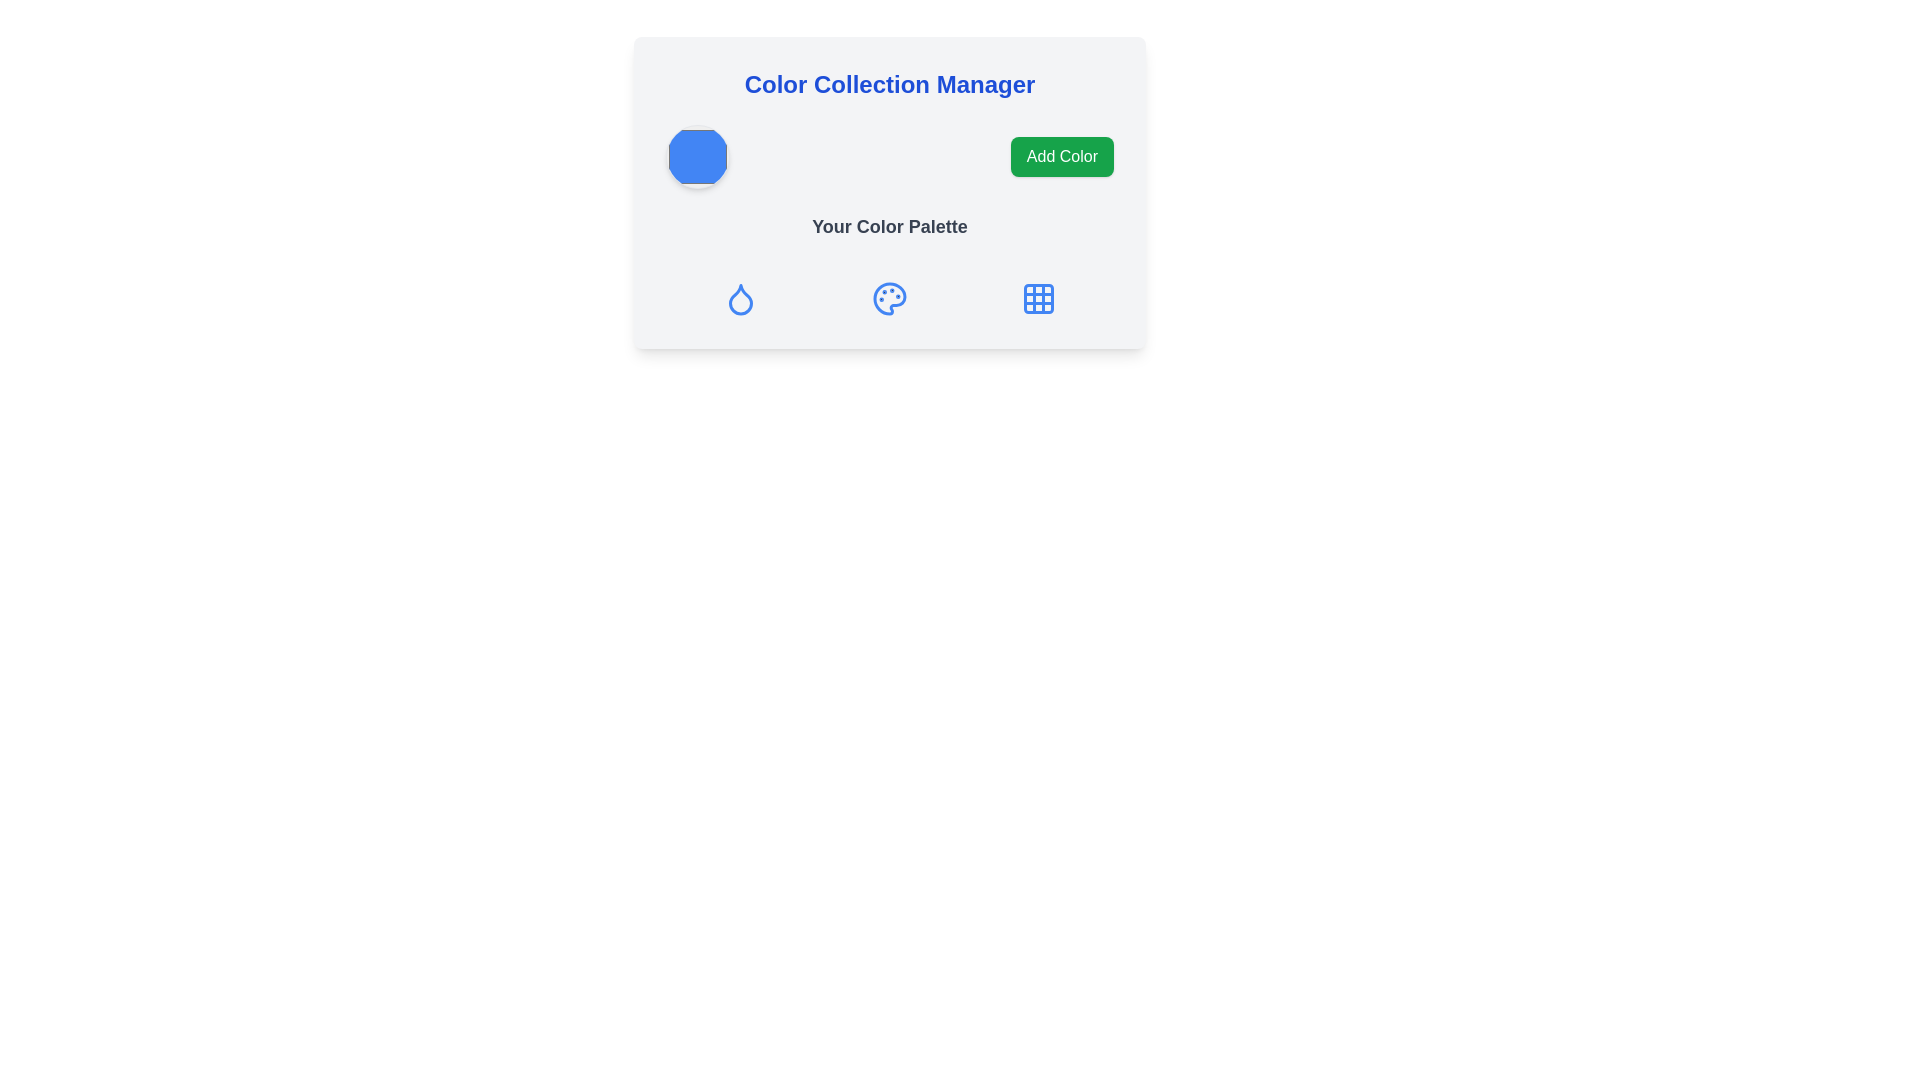  Describe the element at coordinates (739, 299) in the screenshot. I see `the first icon in the 'Your Color Palette' section, which symbolizes a droplet or water-related feature` at that location.